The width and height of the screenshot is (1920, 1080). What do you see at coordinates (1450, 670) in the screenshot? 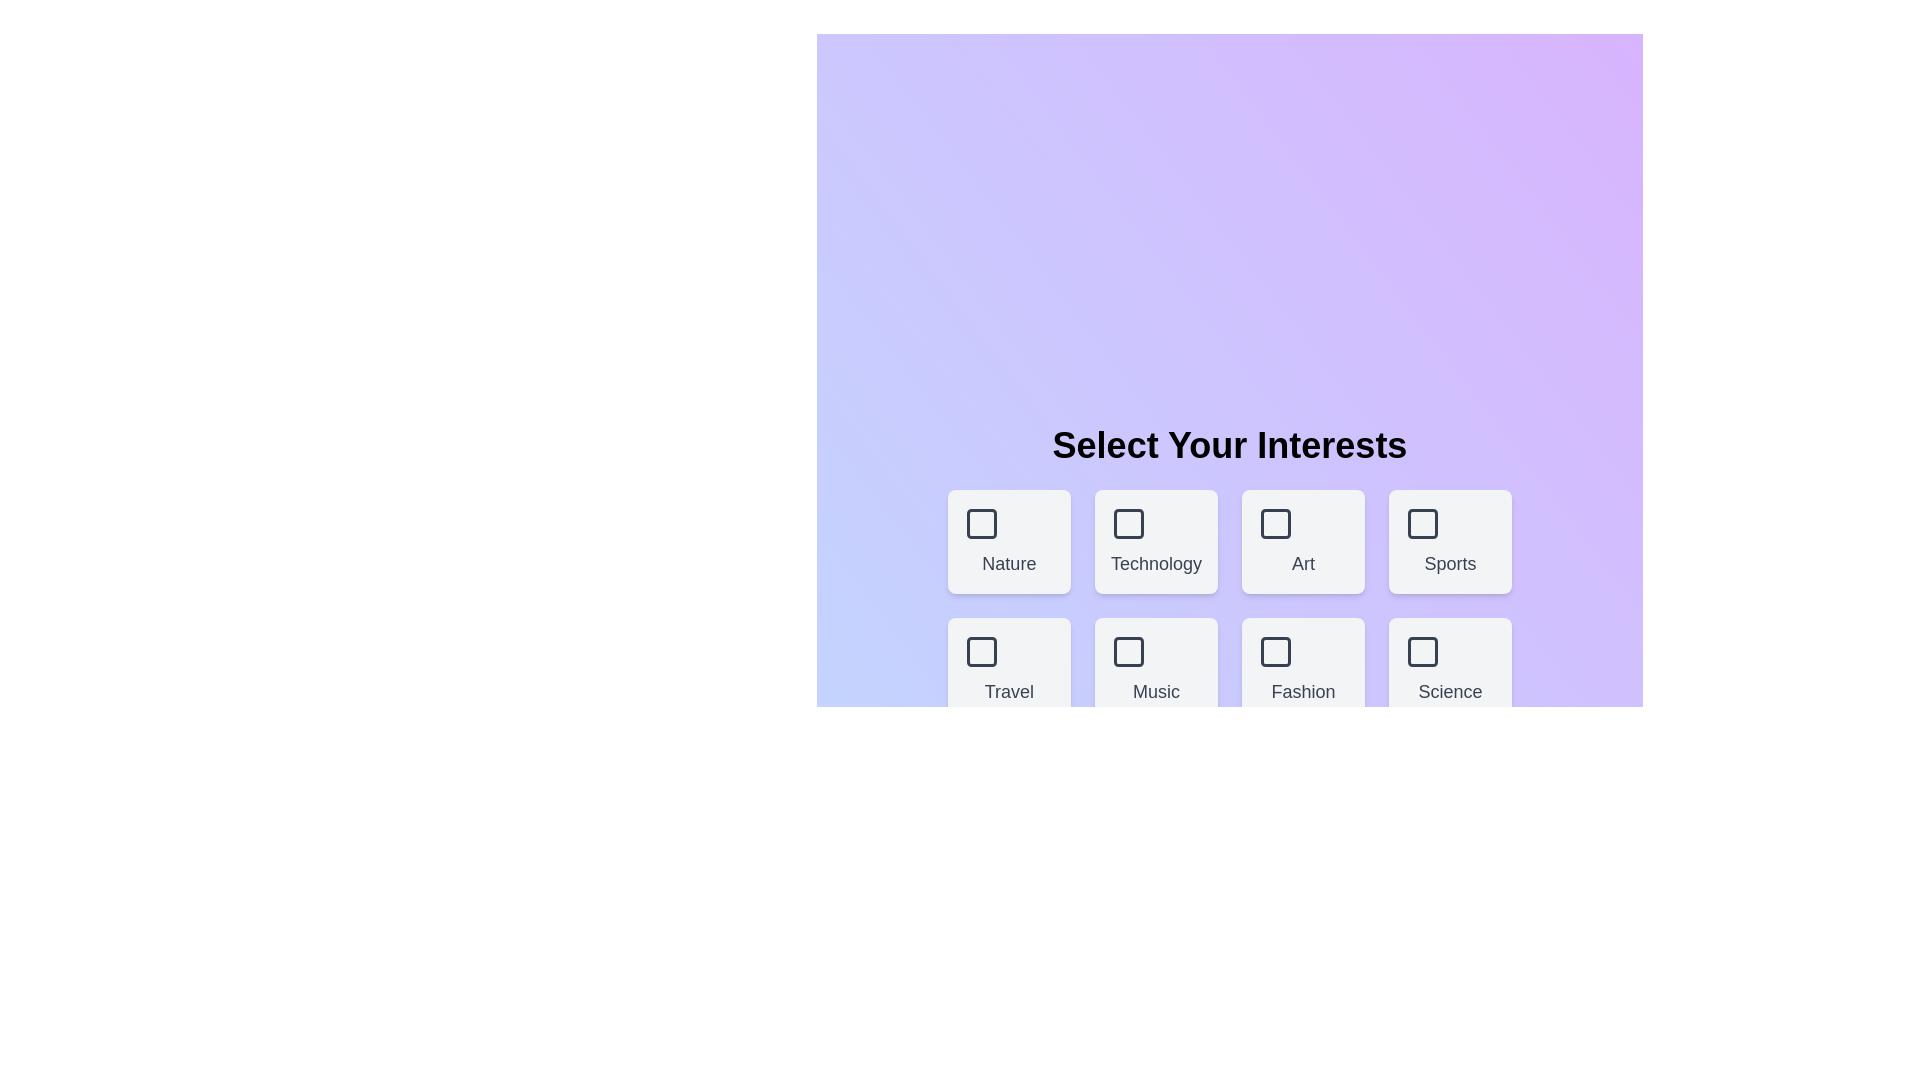
I see `the theme box labeled Science` at bounding box center [1450, 670].